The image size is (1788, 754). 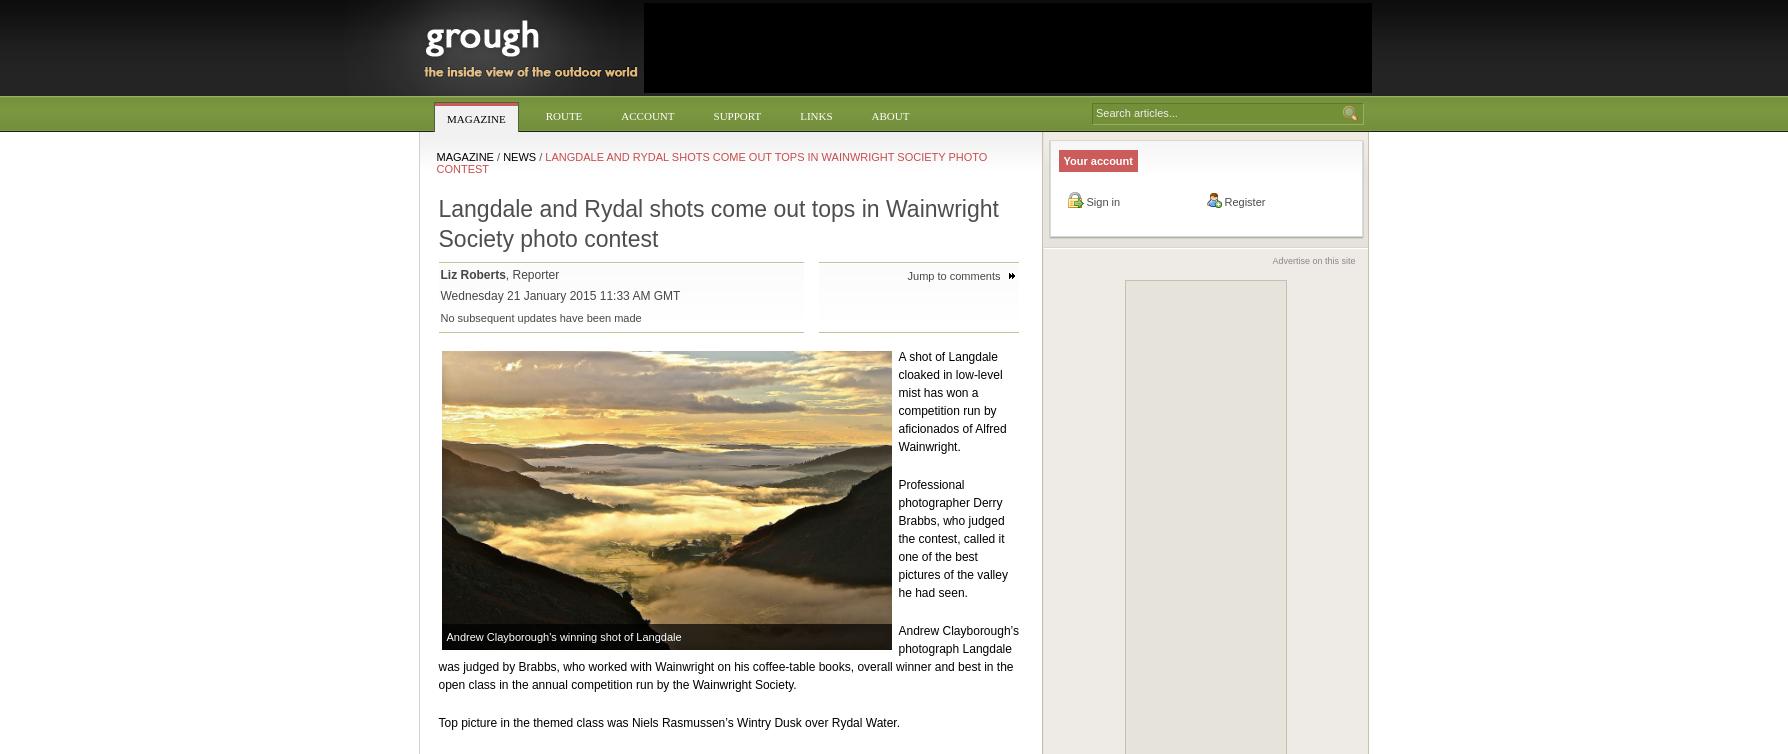 What do you see at coordinates (889, 115) in the screenshot?
I see `'About'` at bounding box center [889, 115].